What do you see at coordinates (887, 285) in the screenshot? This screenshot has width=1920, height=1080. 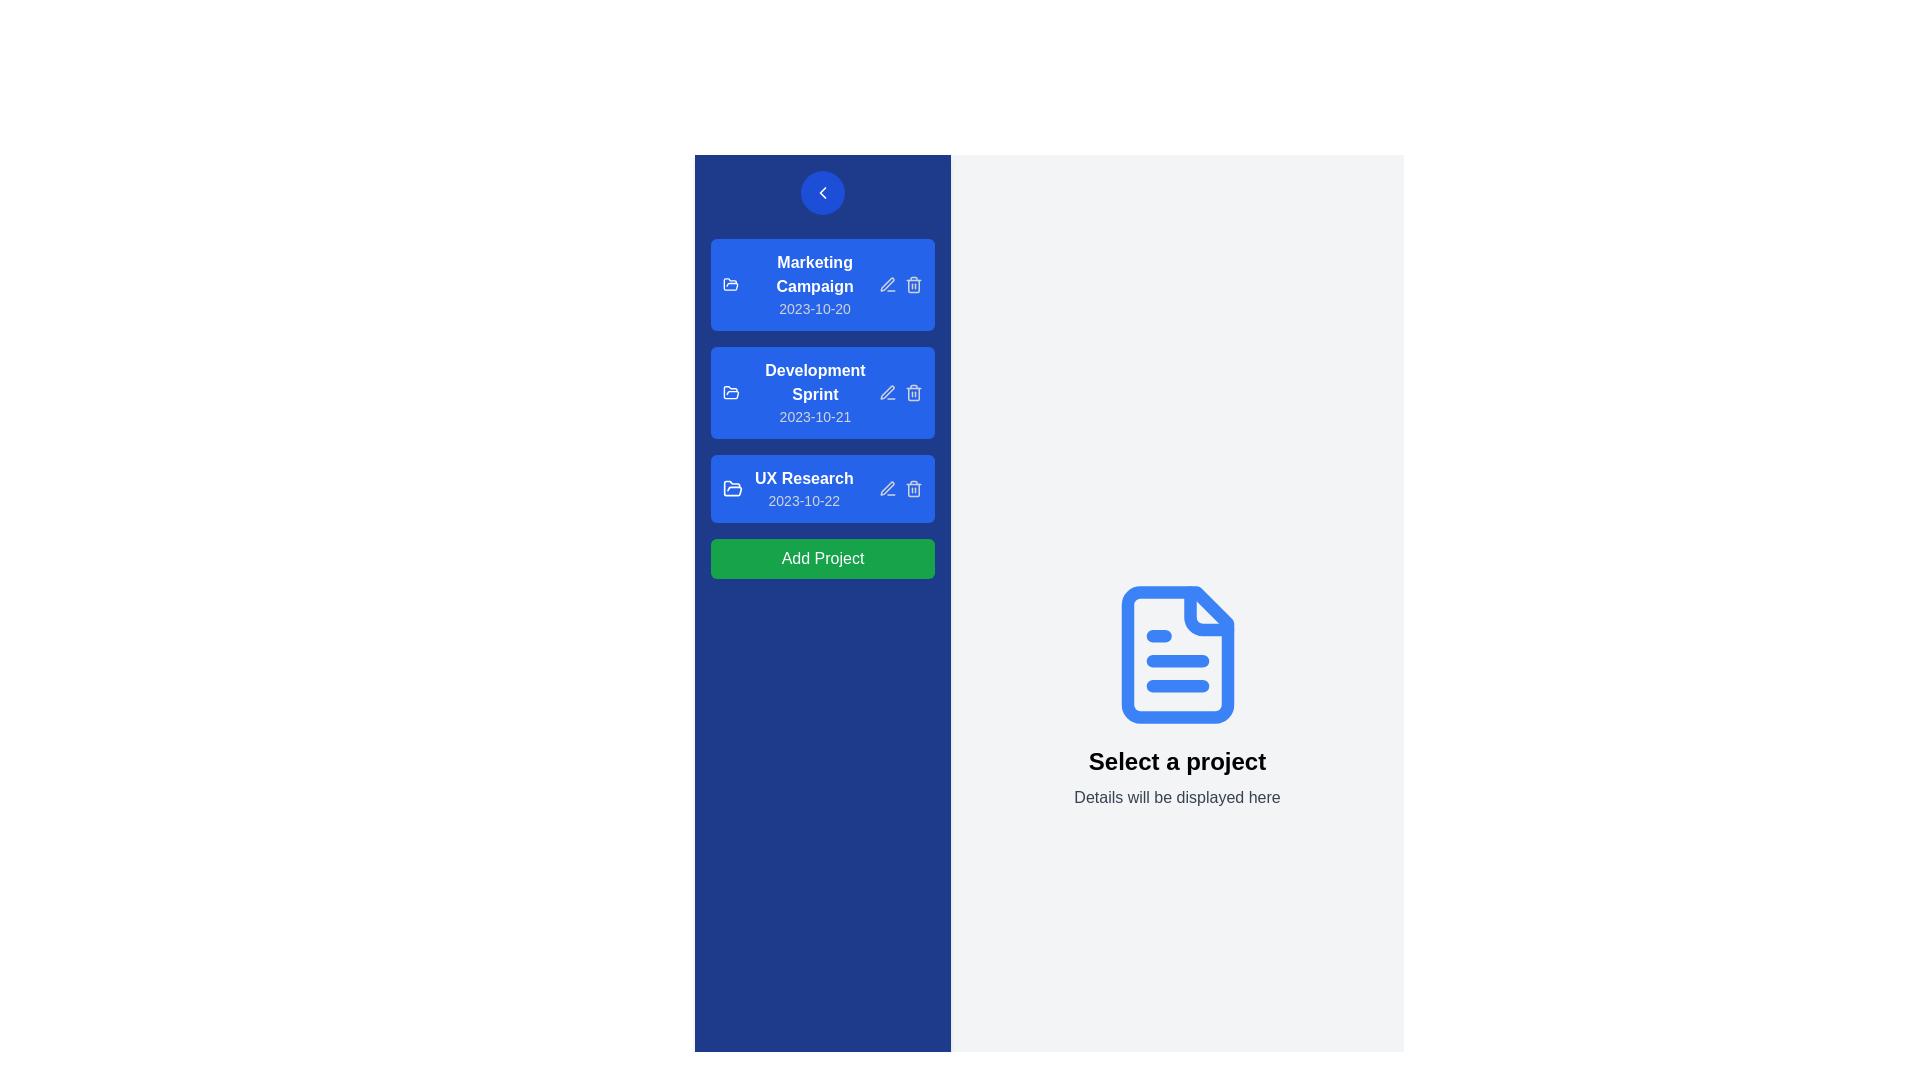 I see `the leftmost icon button representing a pen or edit action located to the right of the 'Marketing Campaign' section` at bounding box center [887, 285].